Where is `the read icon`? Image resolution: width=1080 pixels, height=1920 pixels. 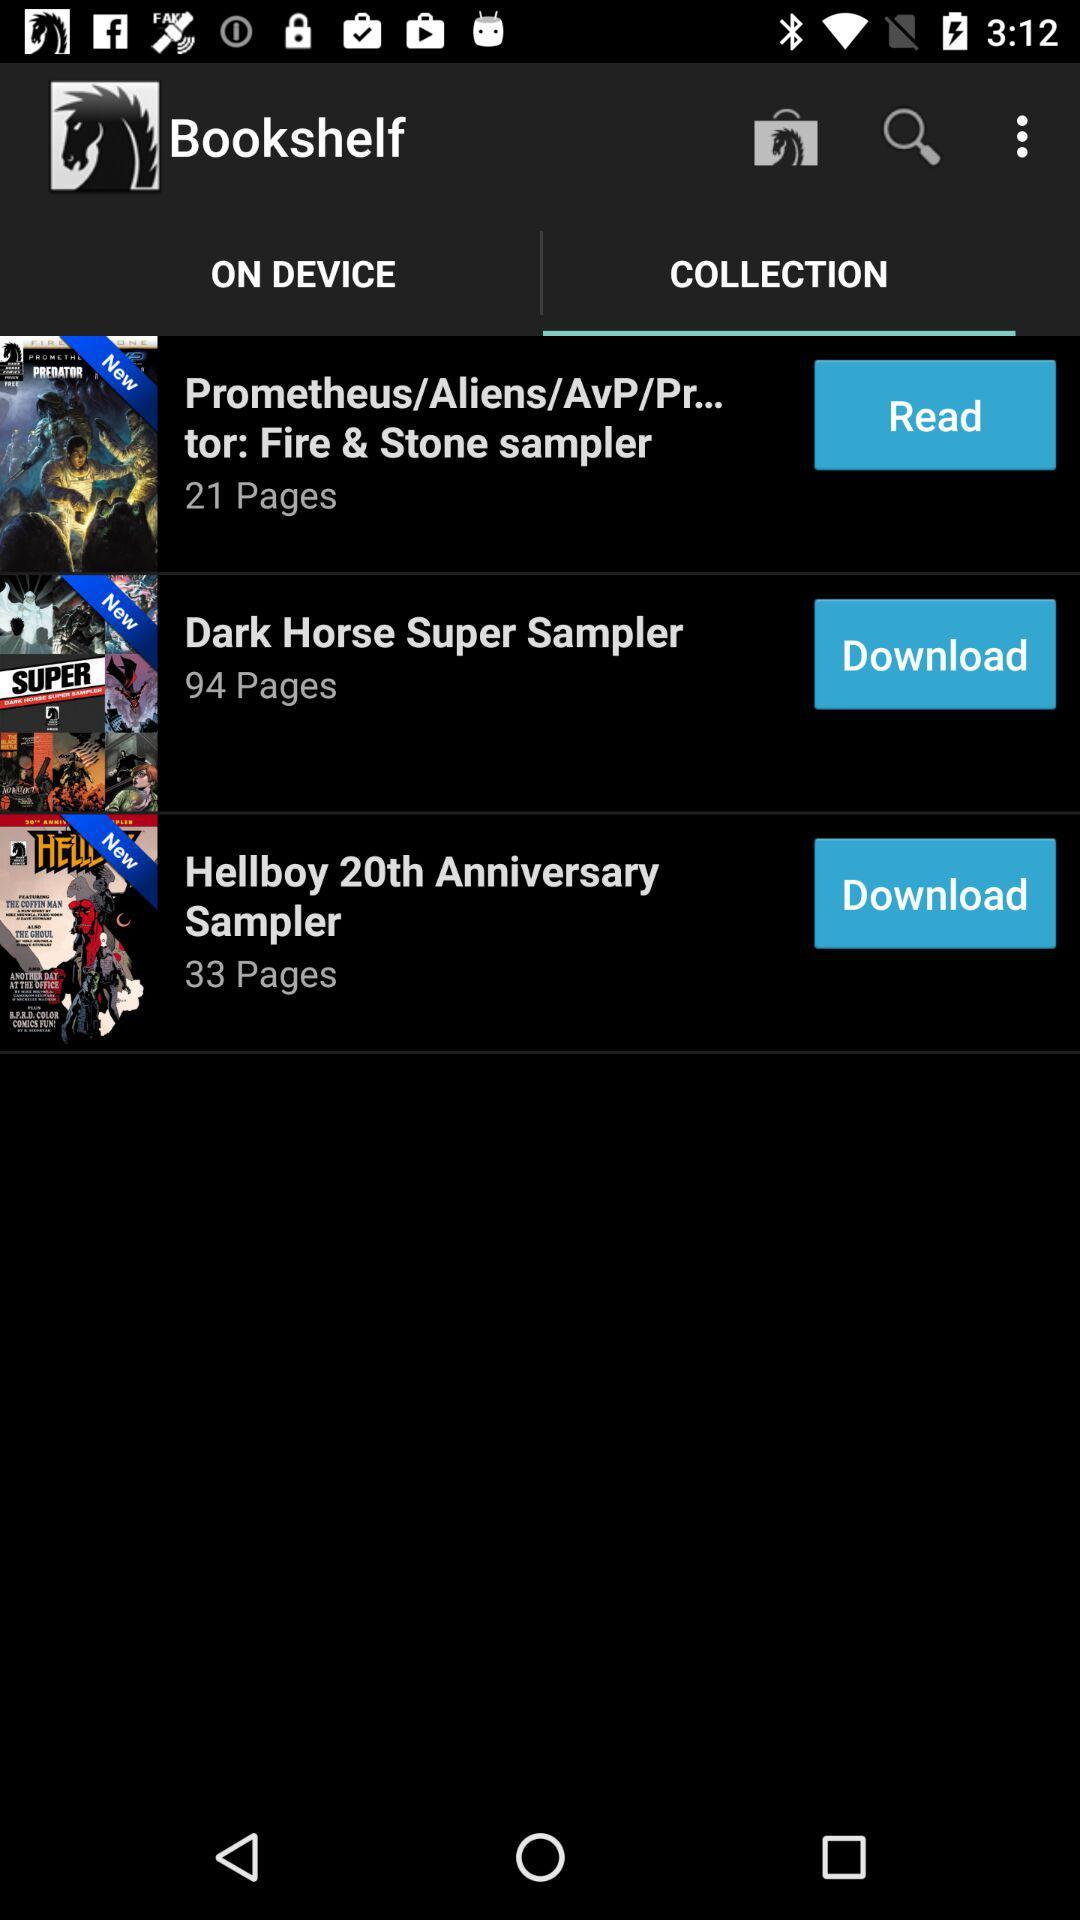 the read icon is located at coordinates (935, 414).